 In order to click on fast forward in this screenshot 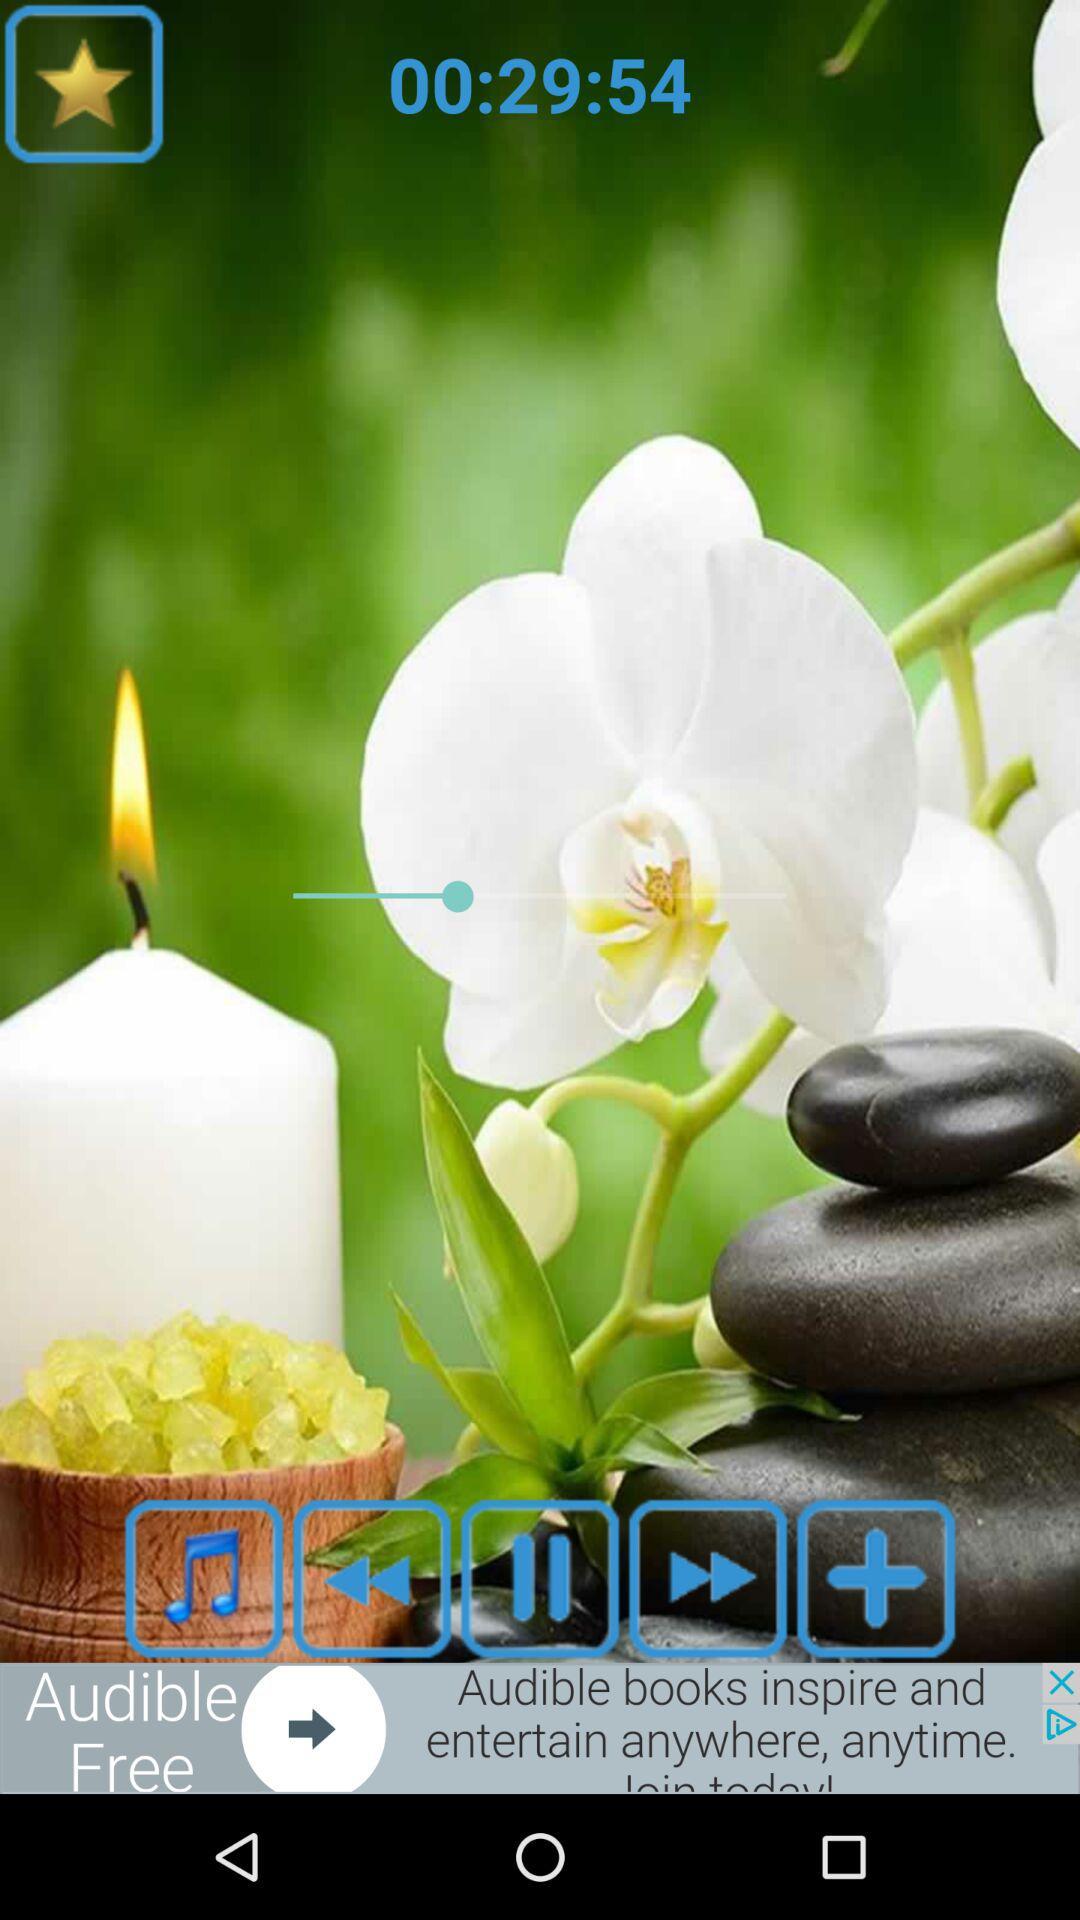, I will do `click(707, 1577)`.